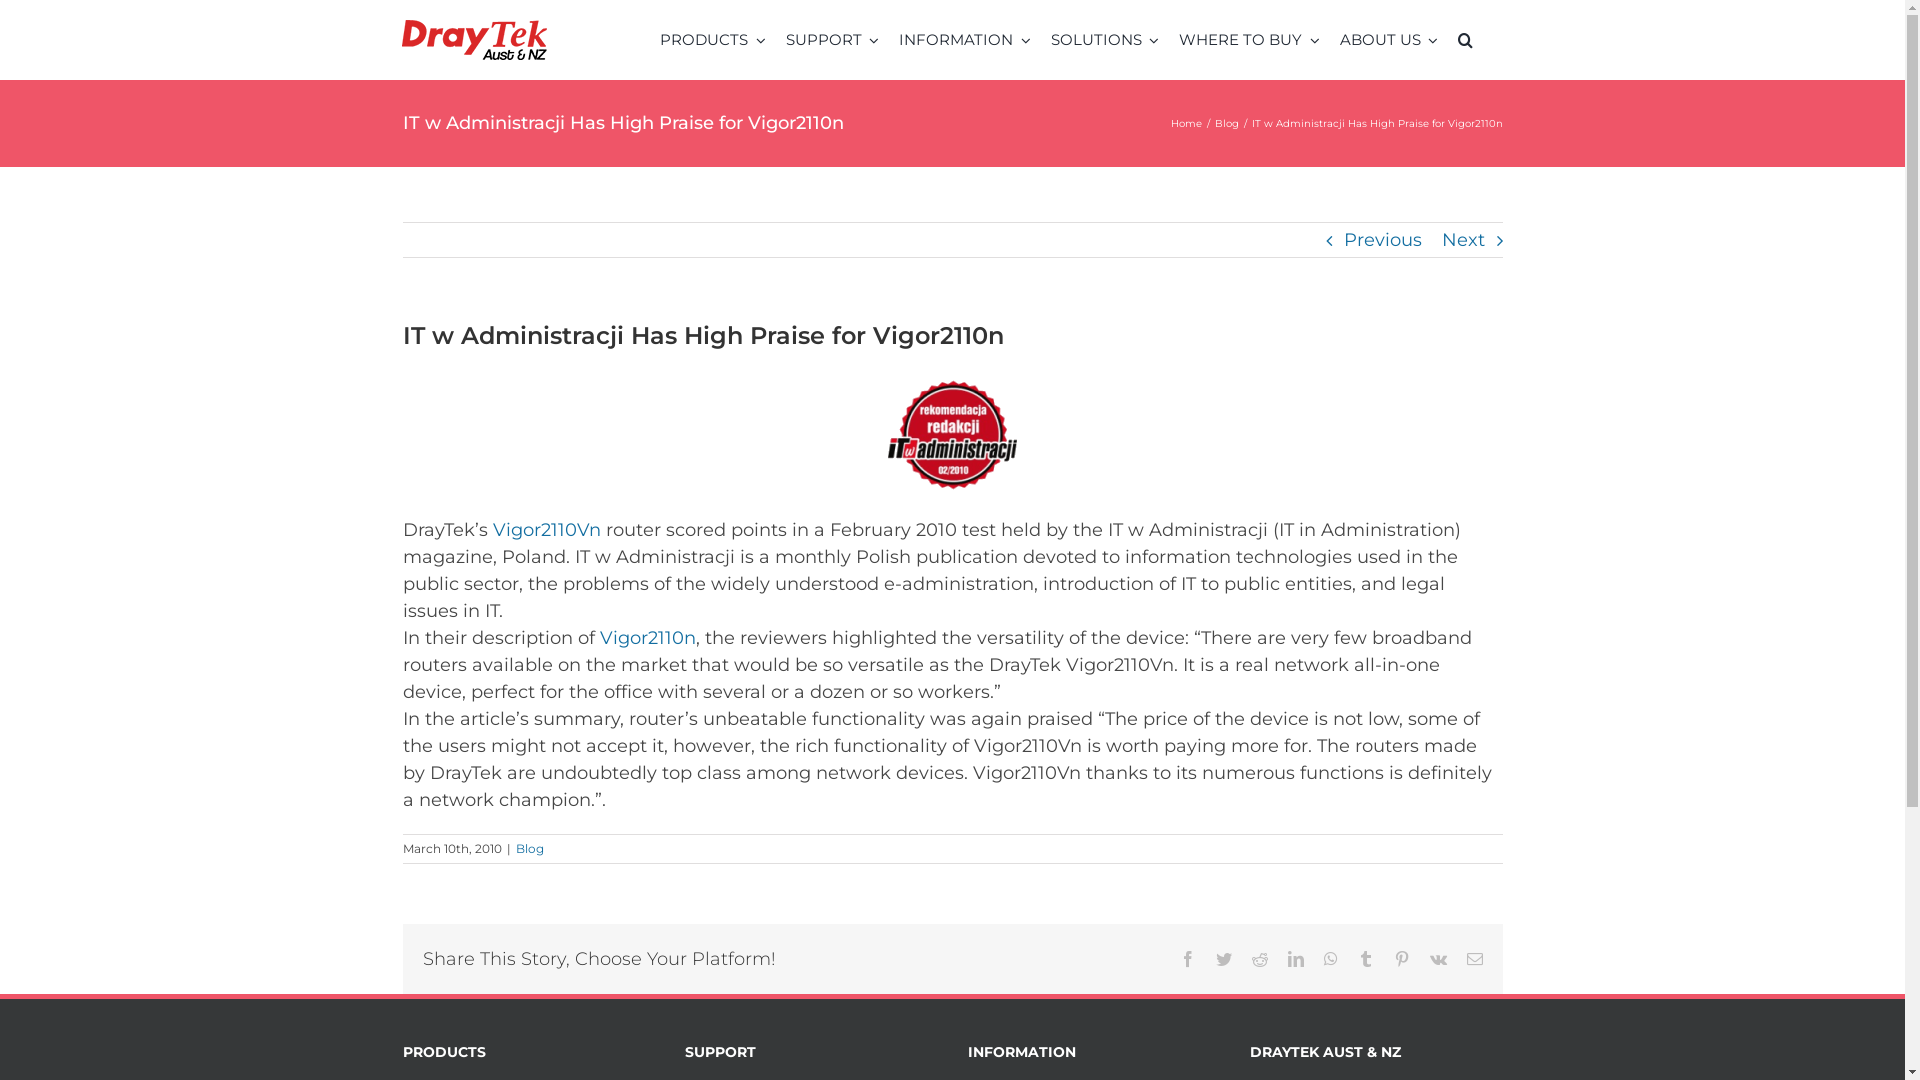  I want to click on 'Email', so click(1473, 958).